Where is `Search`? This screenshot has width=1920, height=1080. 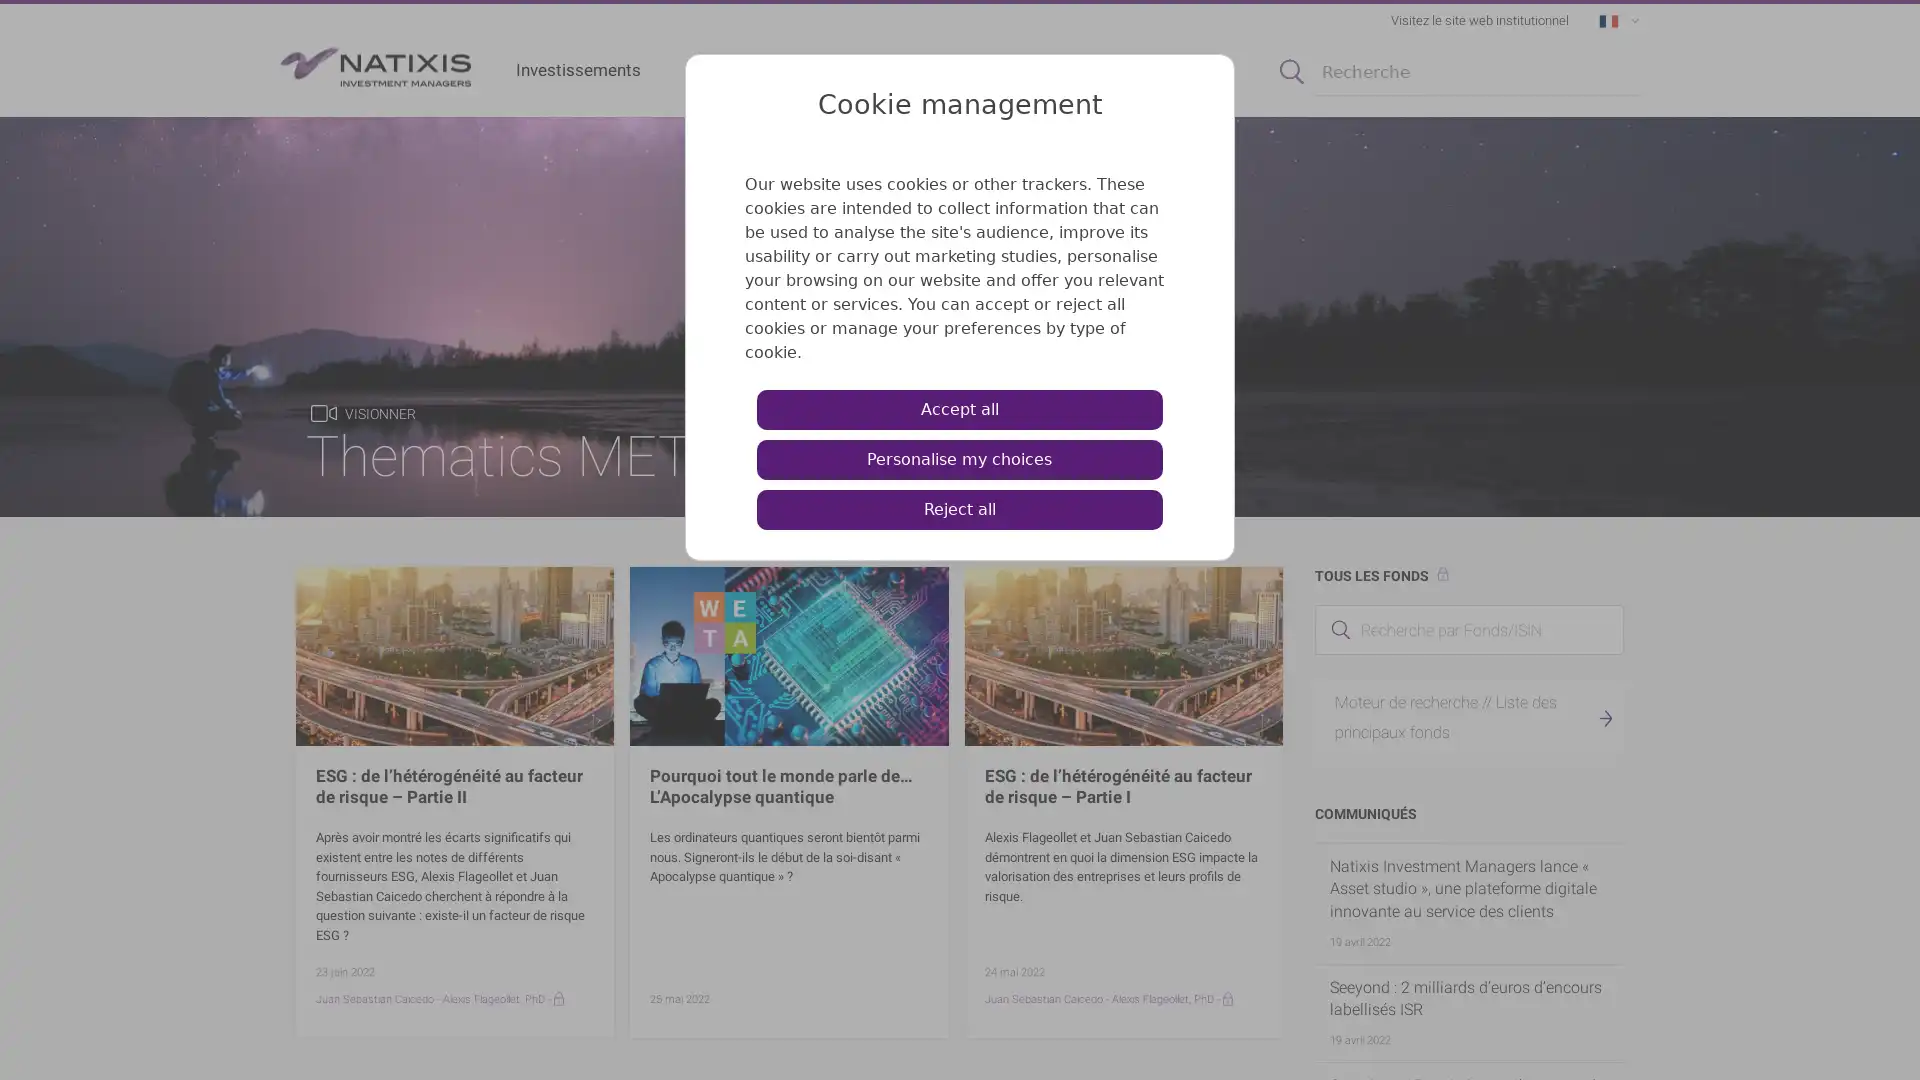
Search is located at coordinates (1291, 71).